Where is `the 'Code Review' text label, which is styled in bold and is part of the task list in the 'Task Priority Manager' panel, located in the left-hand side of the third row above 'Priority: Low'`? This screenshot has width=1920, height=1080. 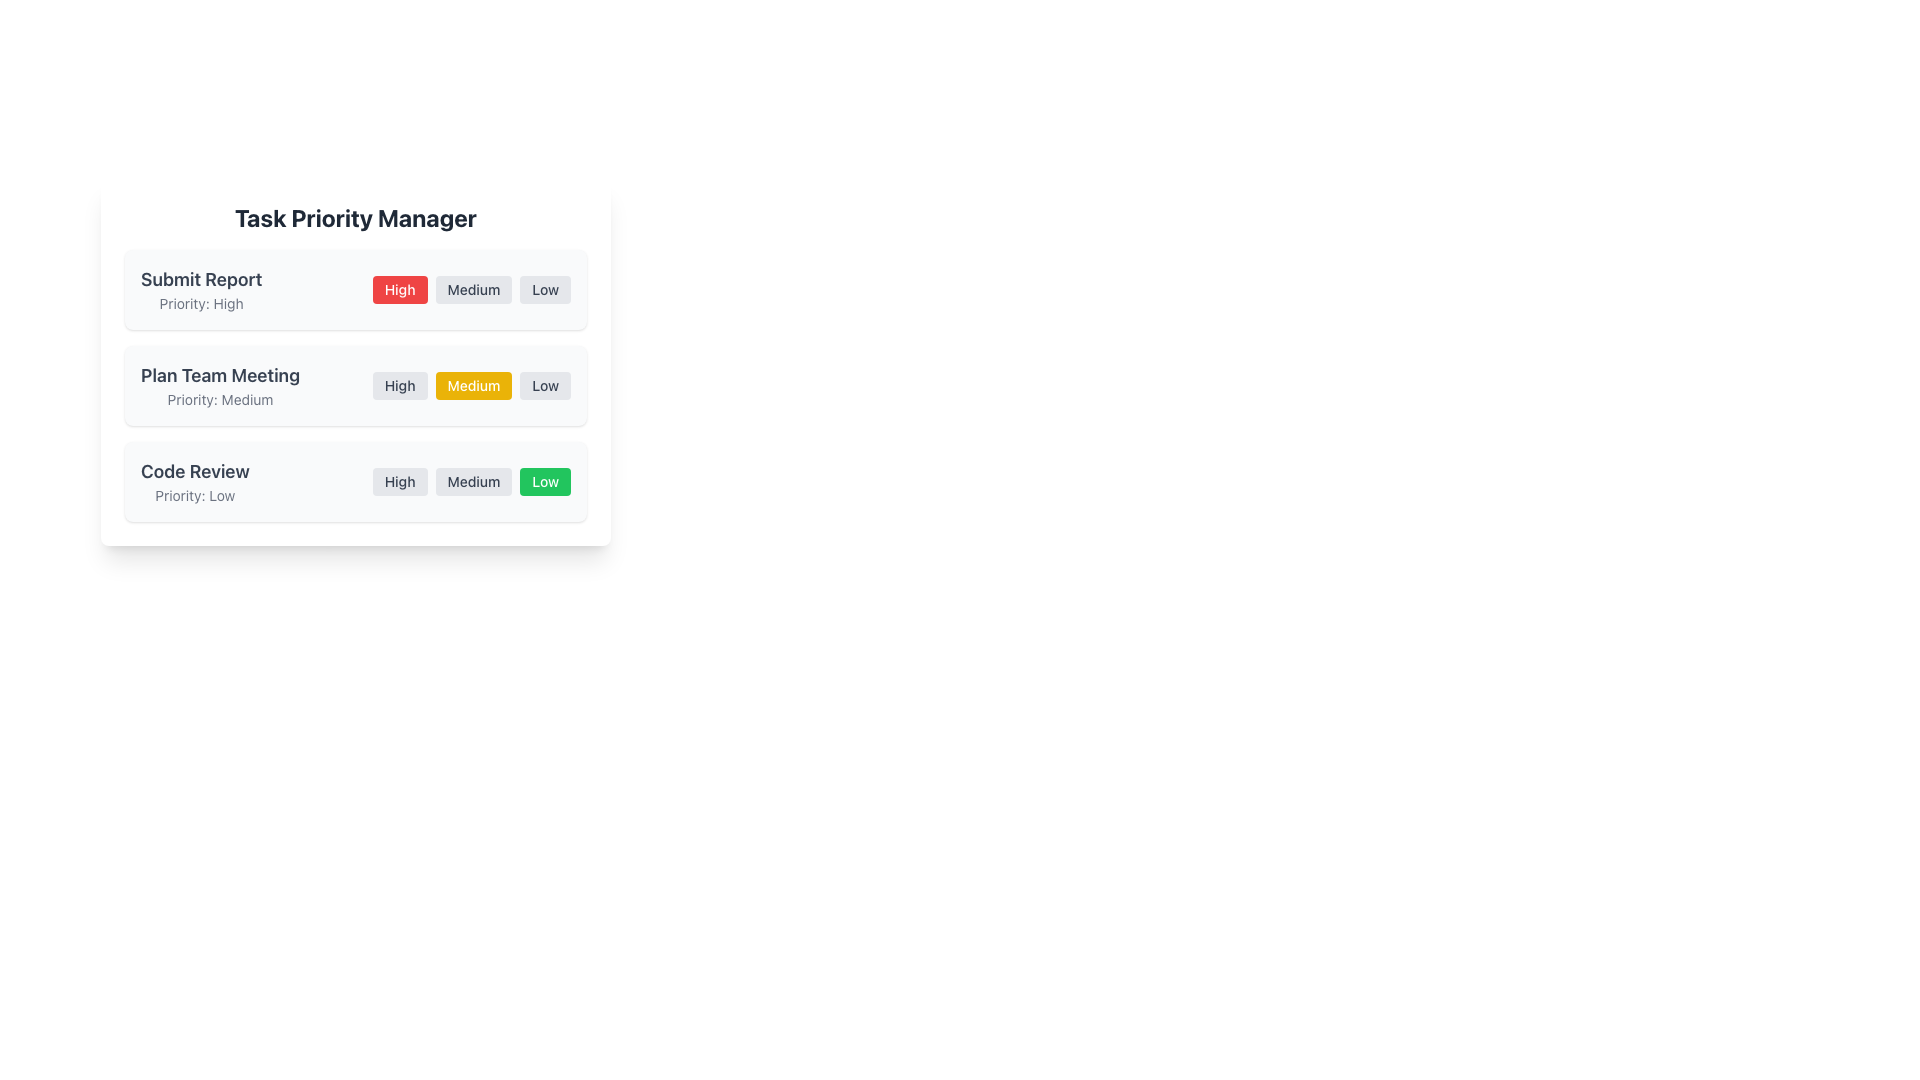 the 'Code Review' text label, which is styled in bold and is part of the task list in the 'Task Priority Manager' panel, located in the left-hand side of the third row above 'Priority: Low' is located at coordinates (195, 471).